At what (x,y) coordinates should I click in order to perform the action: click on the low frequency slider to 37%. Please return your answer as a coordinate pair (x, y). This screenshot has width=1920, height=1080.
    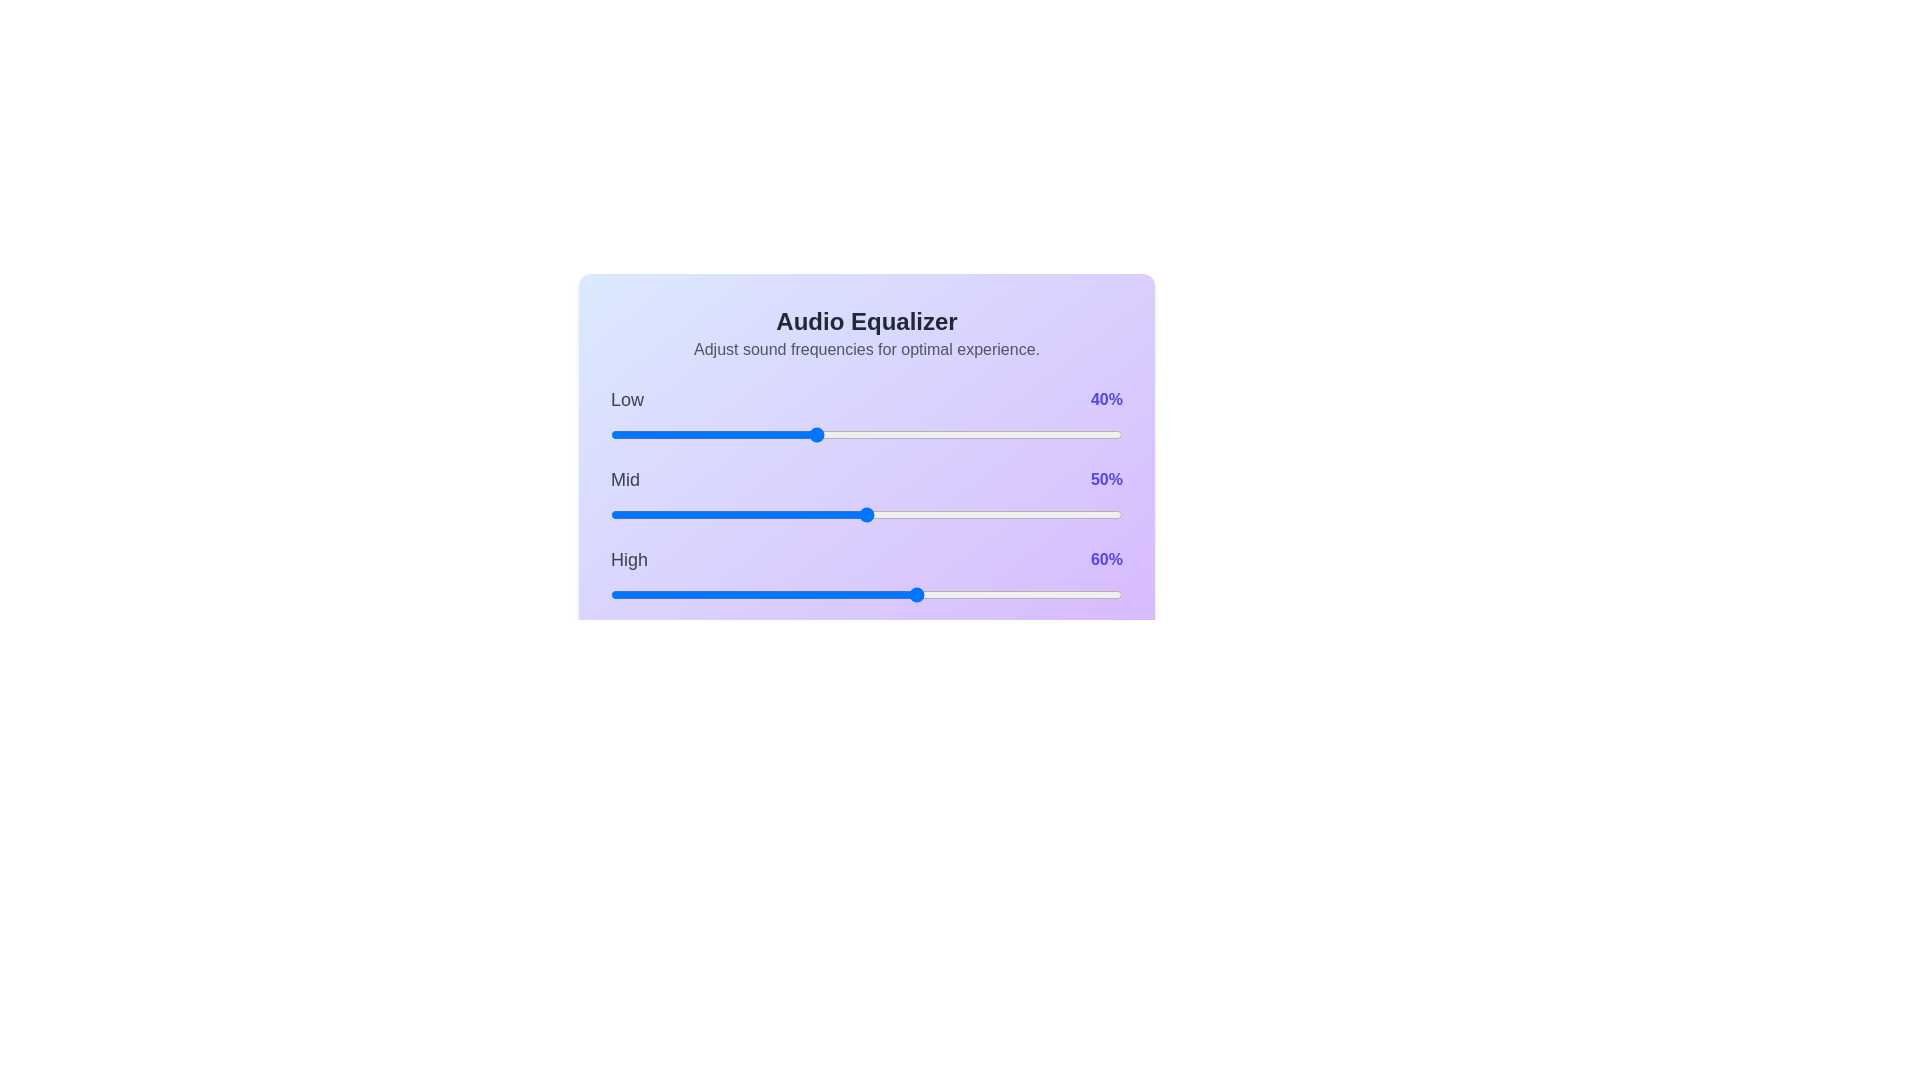
    Looking at the image, I should click on (800, 434).